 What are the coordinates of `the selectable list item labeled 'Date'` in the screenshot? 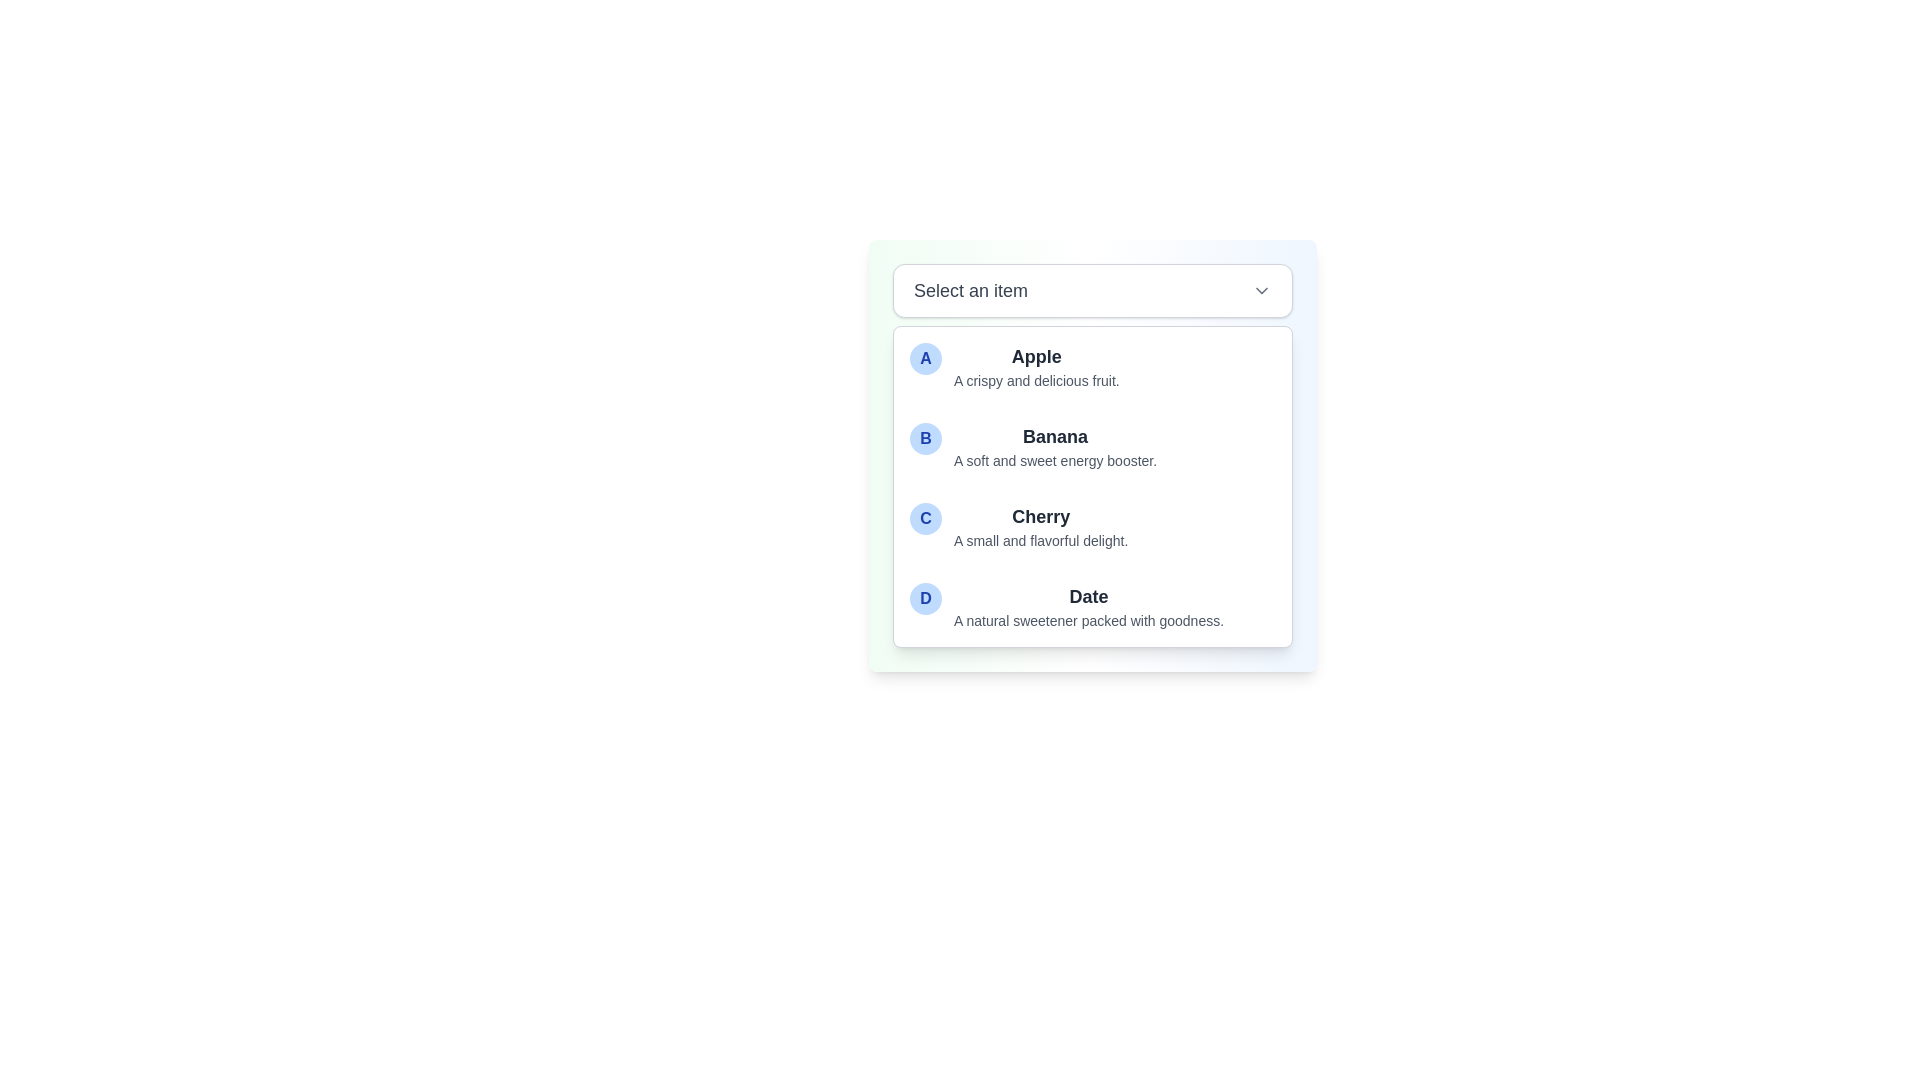 It's located at (1092, 605).